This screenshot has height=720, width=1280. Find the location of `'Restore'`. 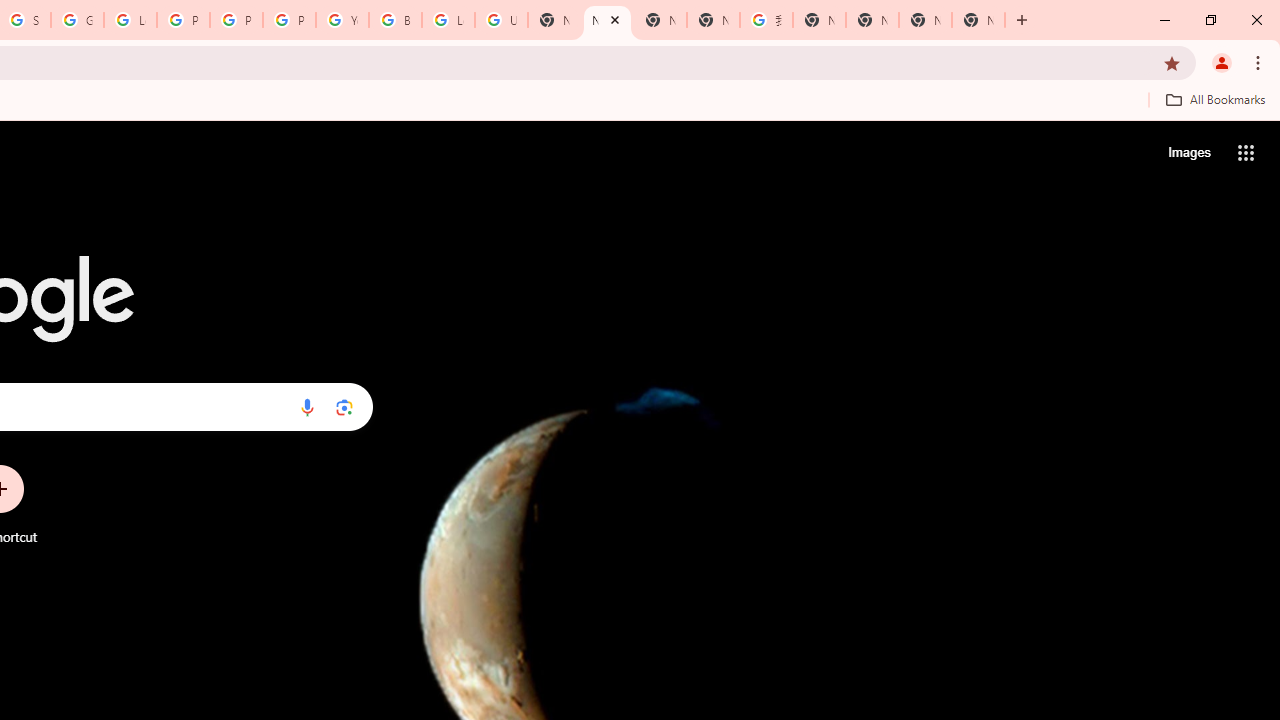

'Restore' is located at coordinates (1209, 20).